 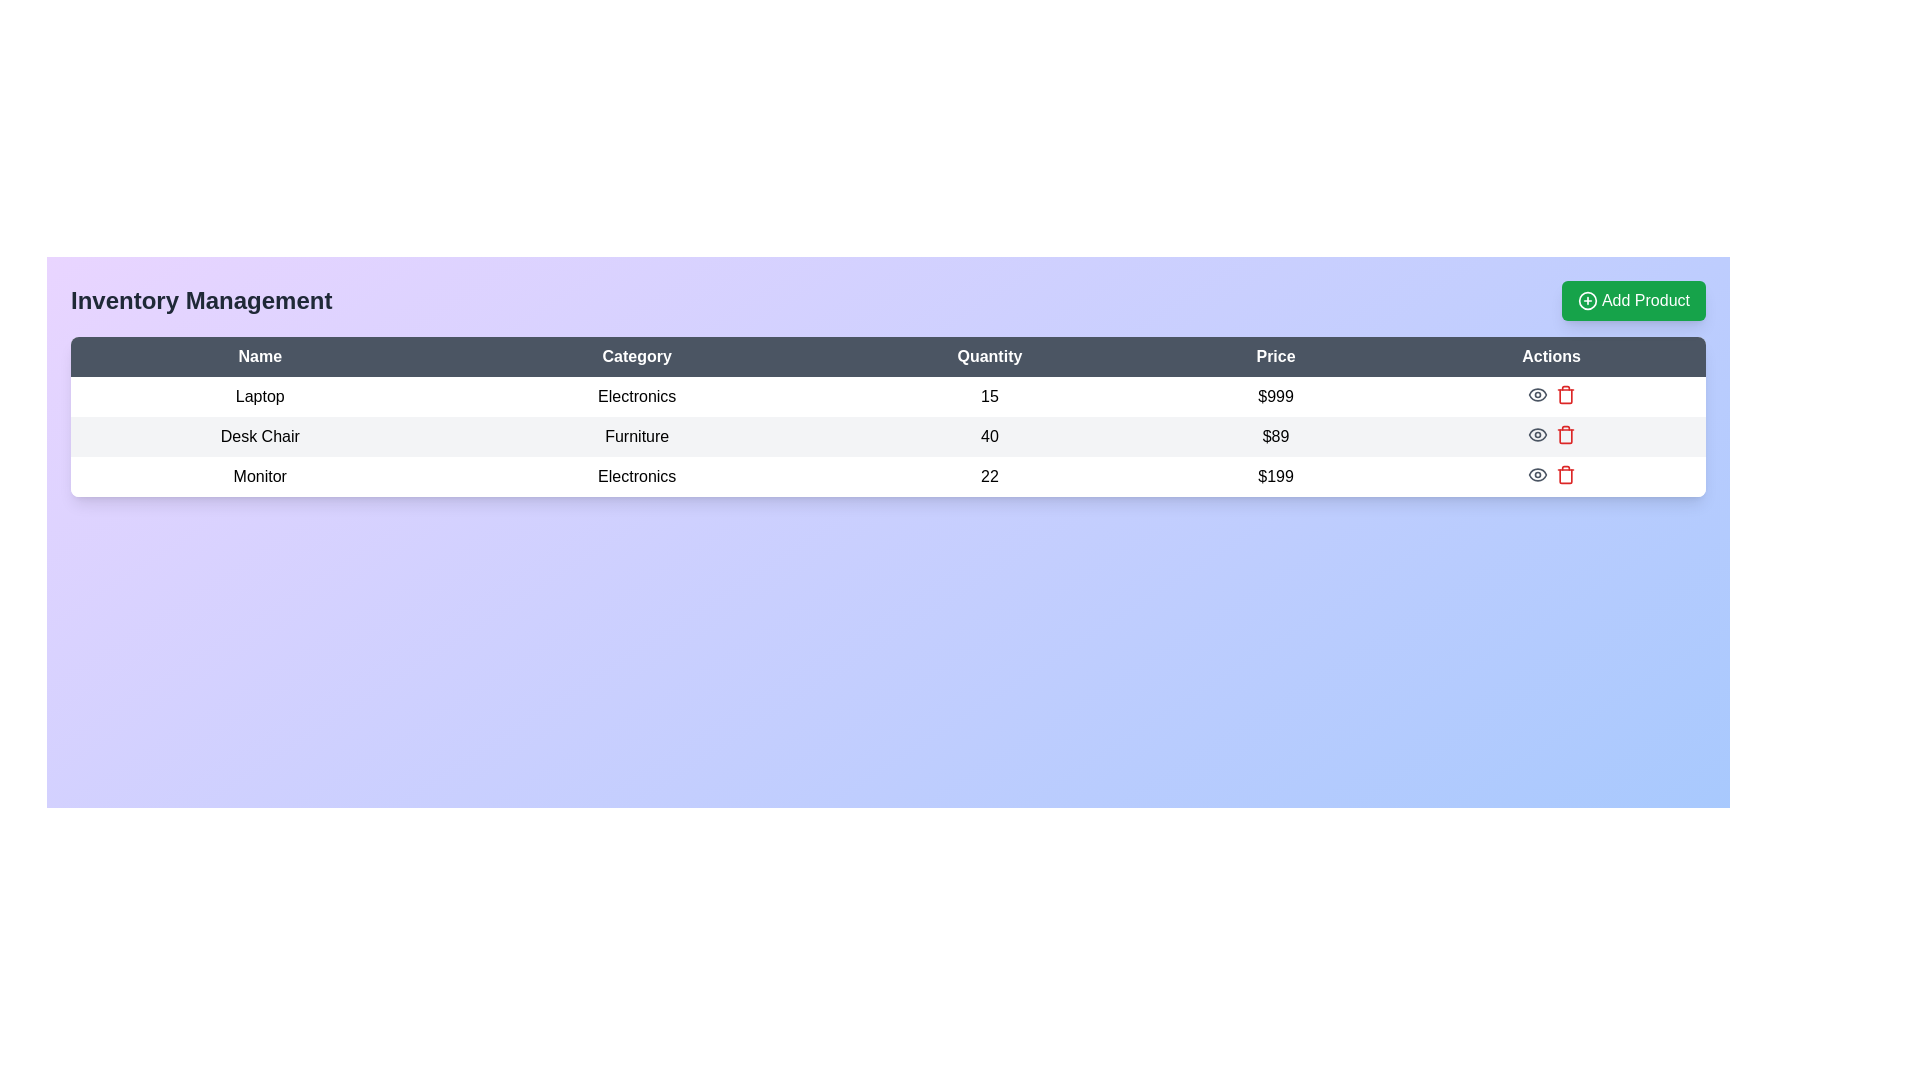 What do you see at coordinates (259, 435) in the screenshot?
I see `the text label displaying 'Desk Chair', which is located in the second row under the 'Name' column of a table-like structure` at bounding box center [259, 435].